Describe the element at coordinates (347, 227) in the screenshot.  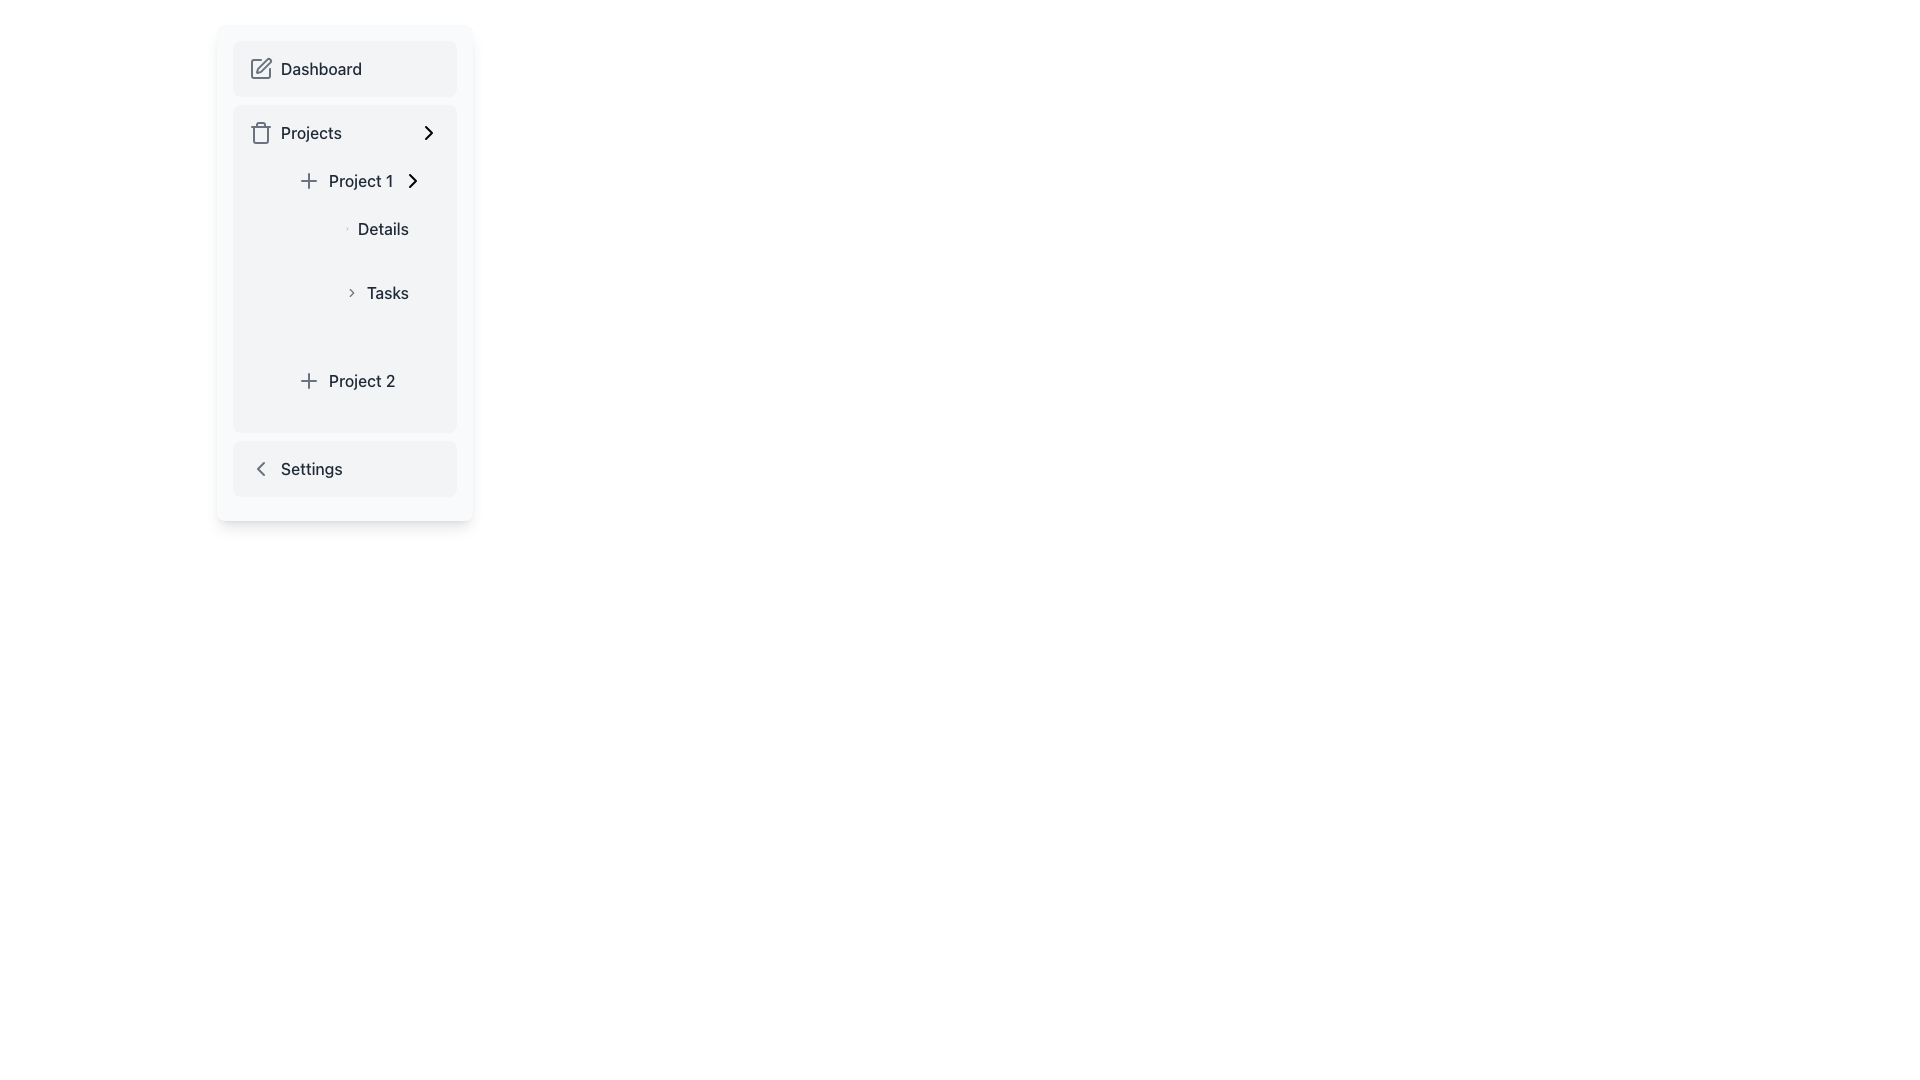
I see `the leftmost chevron/arrow icon that indicates showing or hiding related items in the row containing the text 'Details'` at that location.